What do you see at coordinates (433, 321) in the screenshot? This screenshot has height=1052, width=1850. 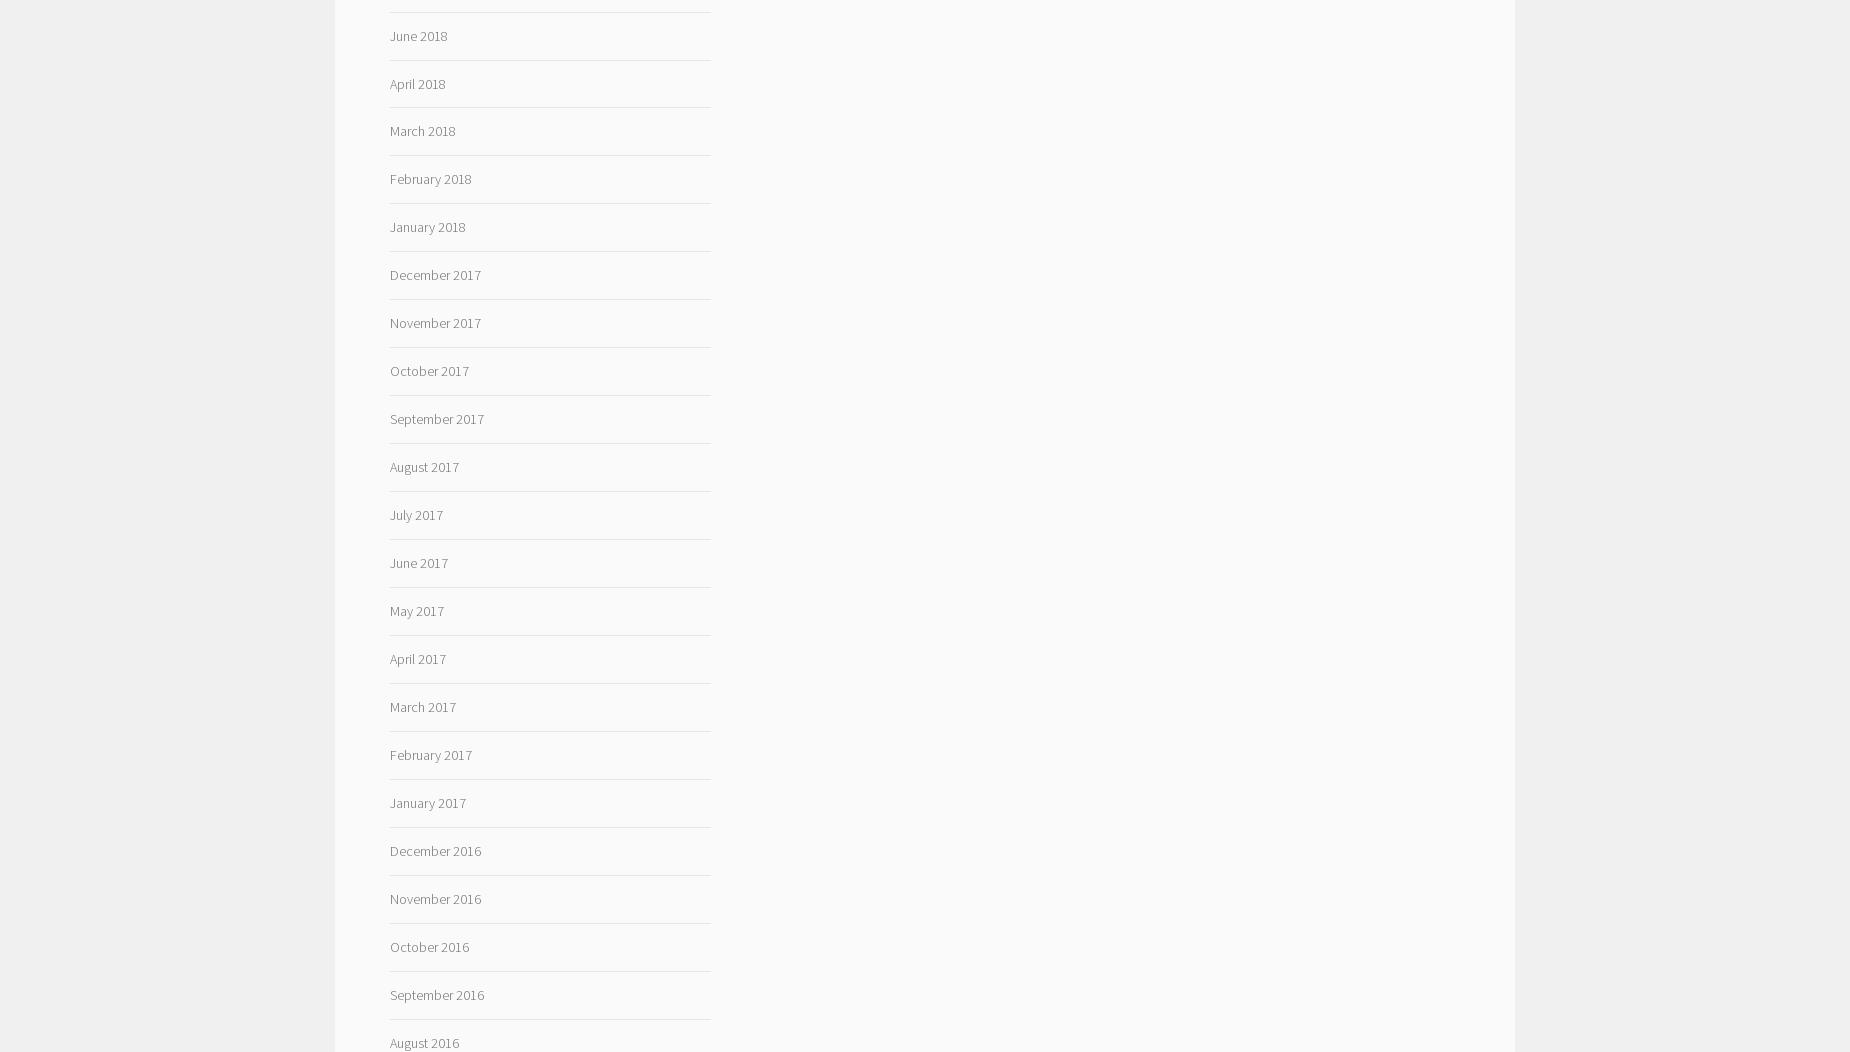 I see `'November 2017'` at bounding box center [433, 321].